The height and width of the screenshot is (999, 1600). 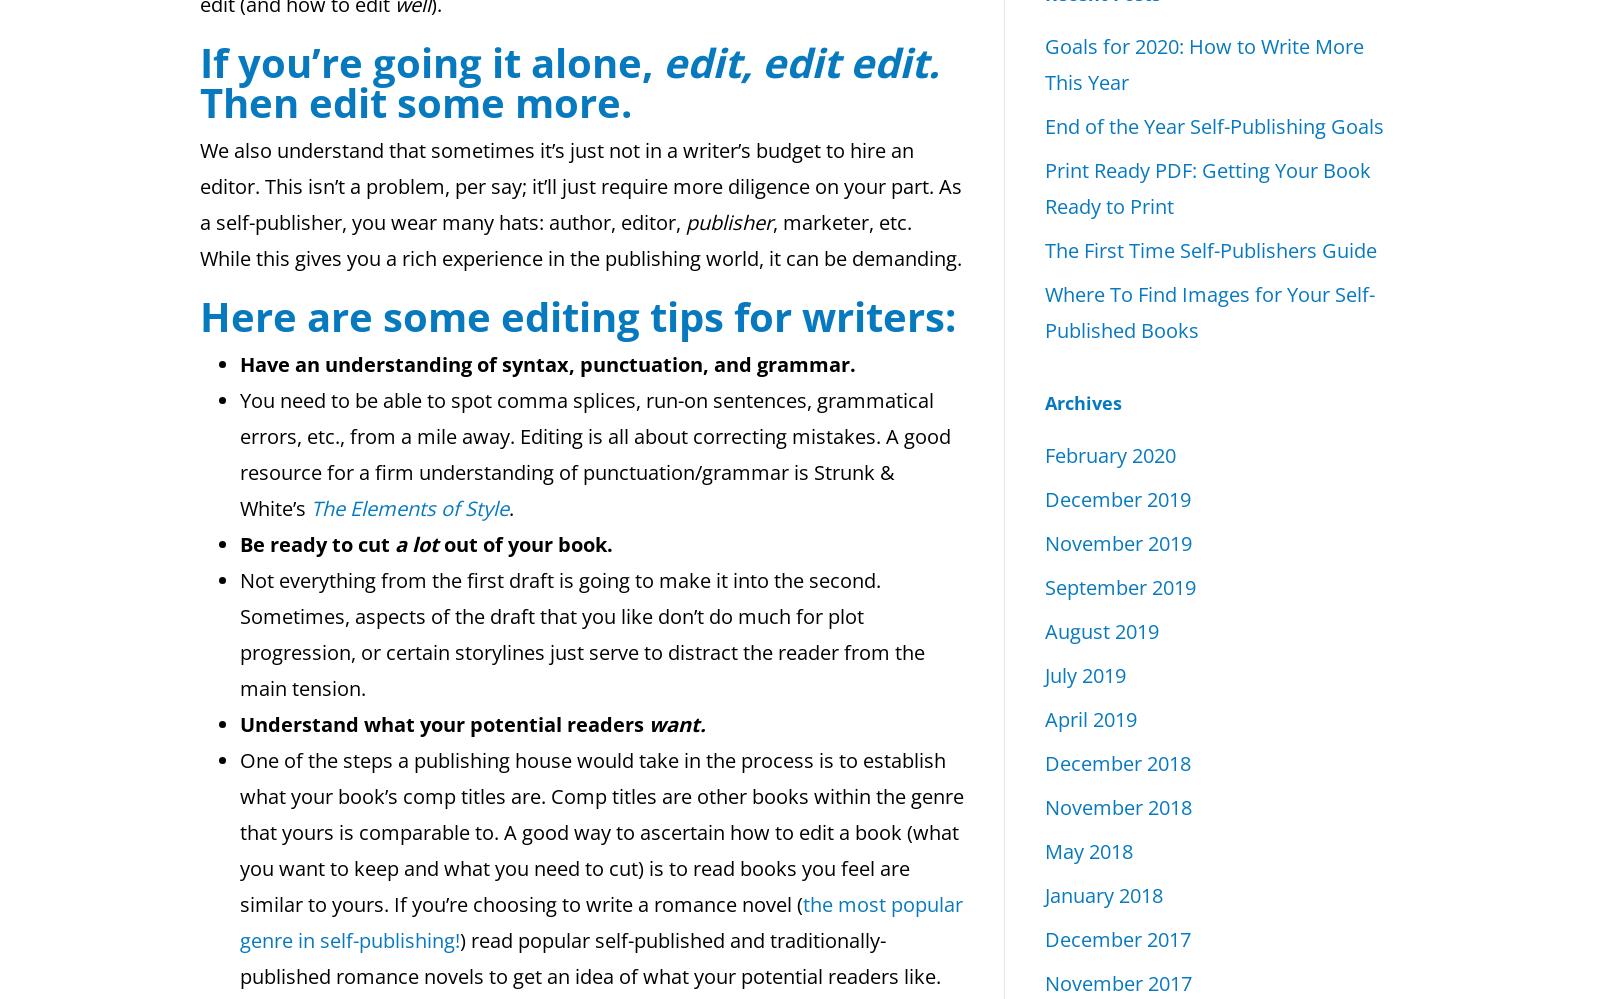 What do you see at coordinates (1044, 125) in the screenshot?
I see `'End of the Year Self-Publishing Goals'` at bounding box center [1044, 125].